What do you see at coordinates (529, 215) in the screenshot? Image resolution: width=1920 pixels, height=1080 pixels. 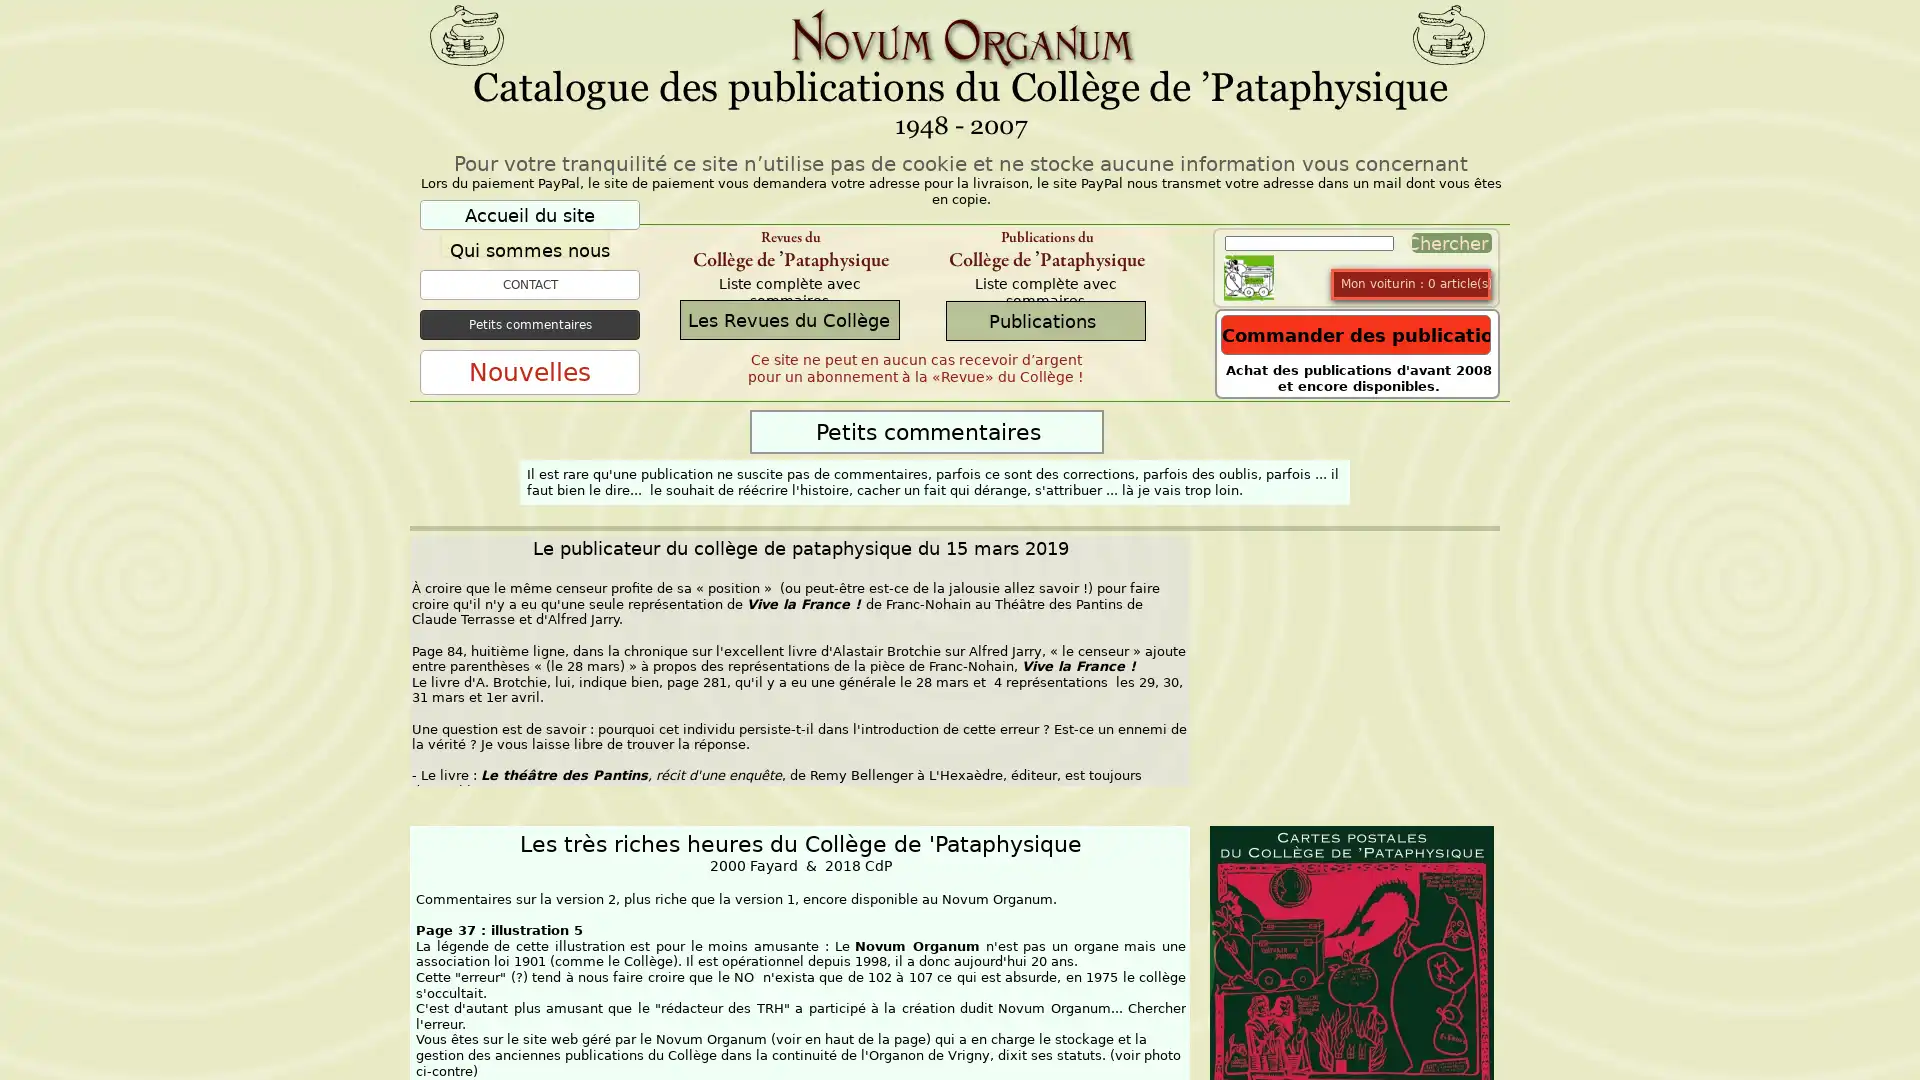 I see `Accueil du site` at bounding box center [529, 215].